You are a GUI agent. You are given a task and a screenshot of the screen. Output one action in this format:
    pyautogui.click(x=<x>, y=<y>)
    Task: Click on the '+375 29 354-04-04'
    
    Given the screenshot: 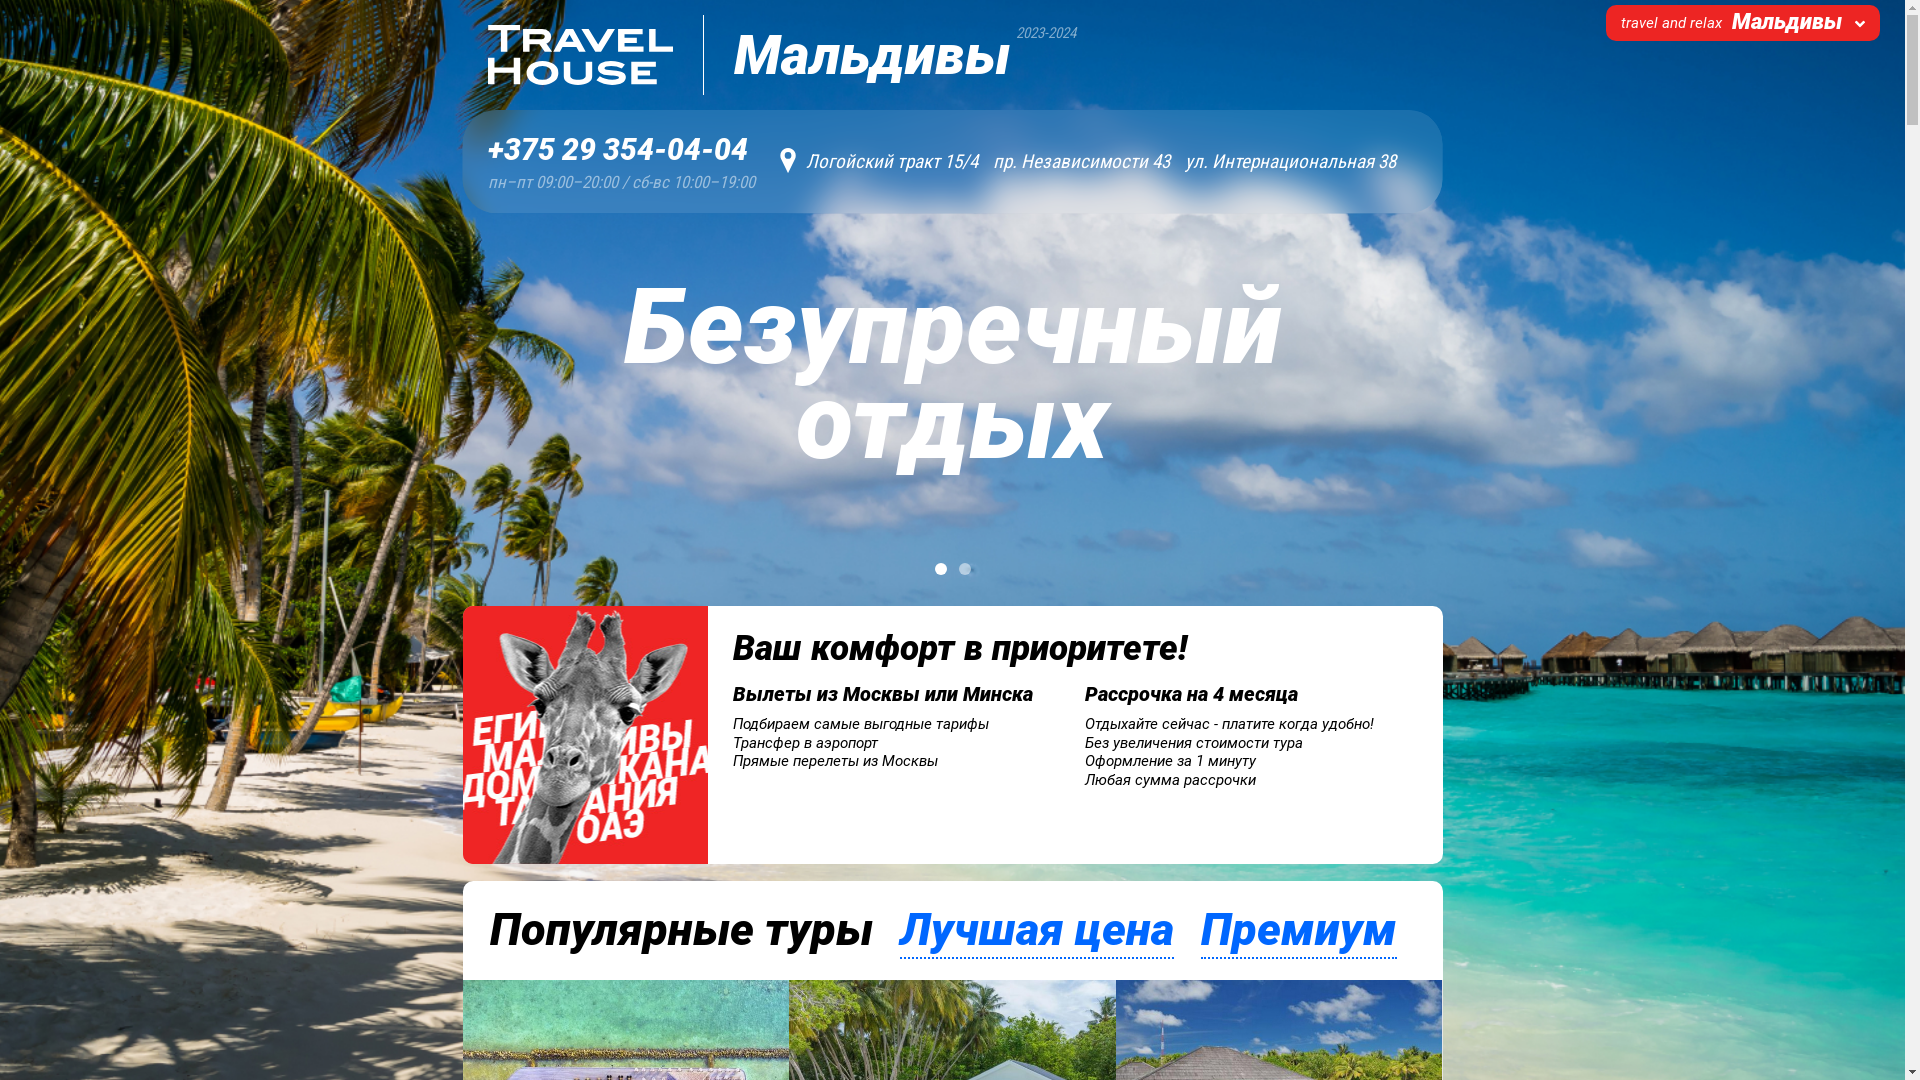 What is the action you would take?
    pyautogui.click(x=620, y=149)
    